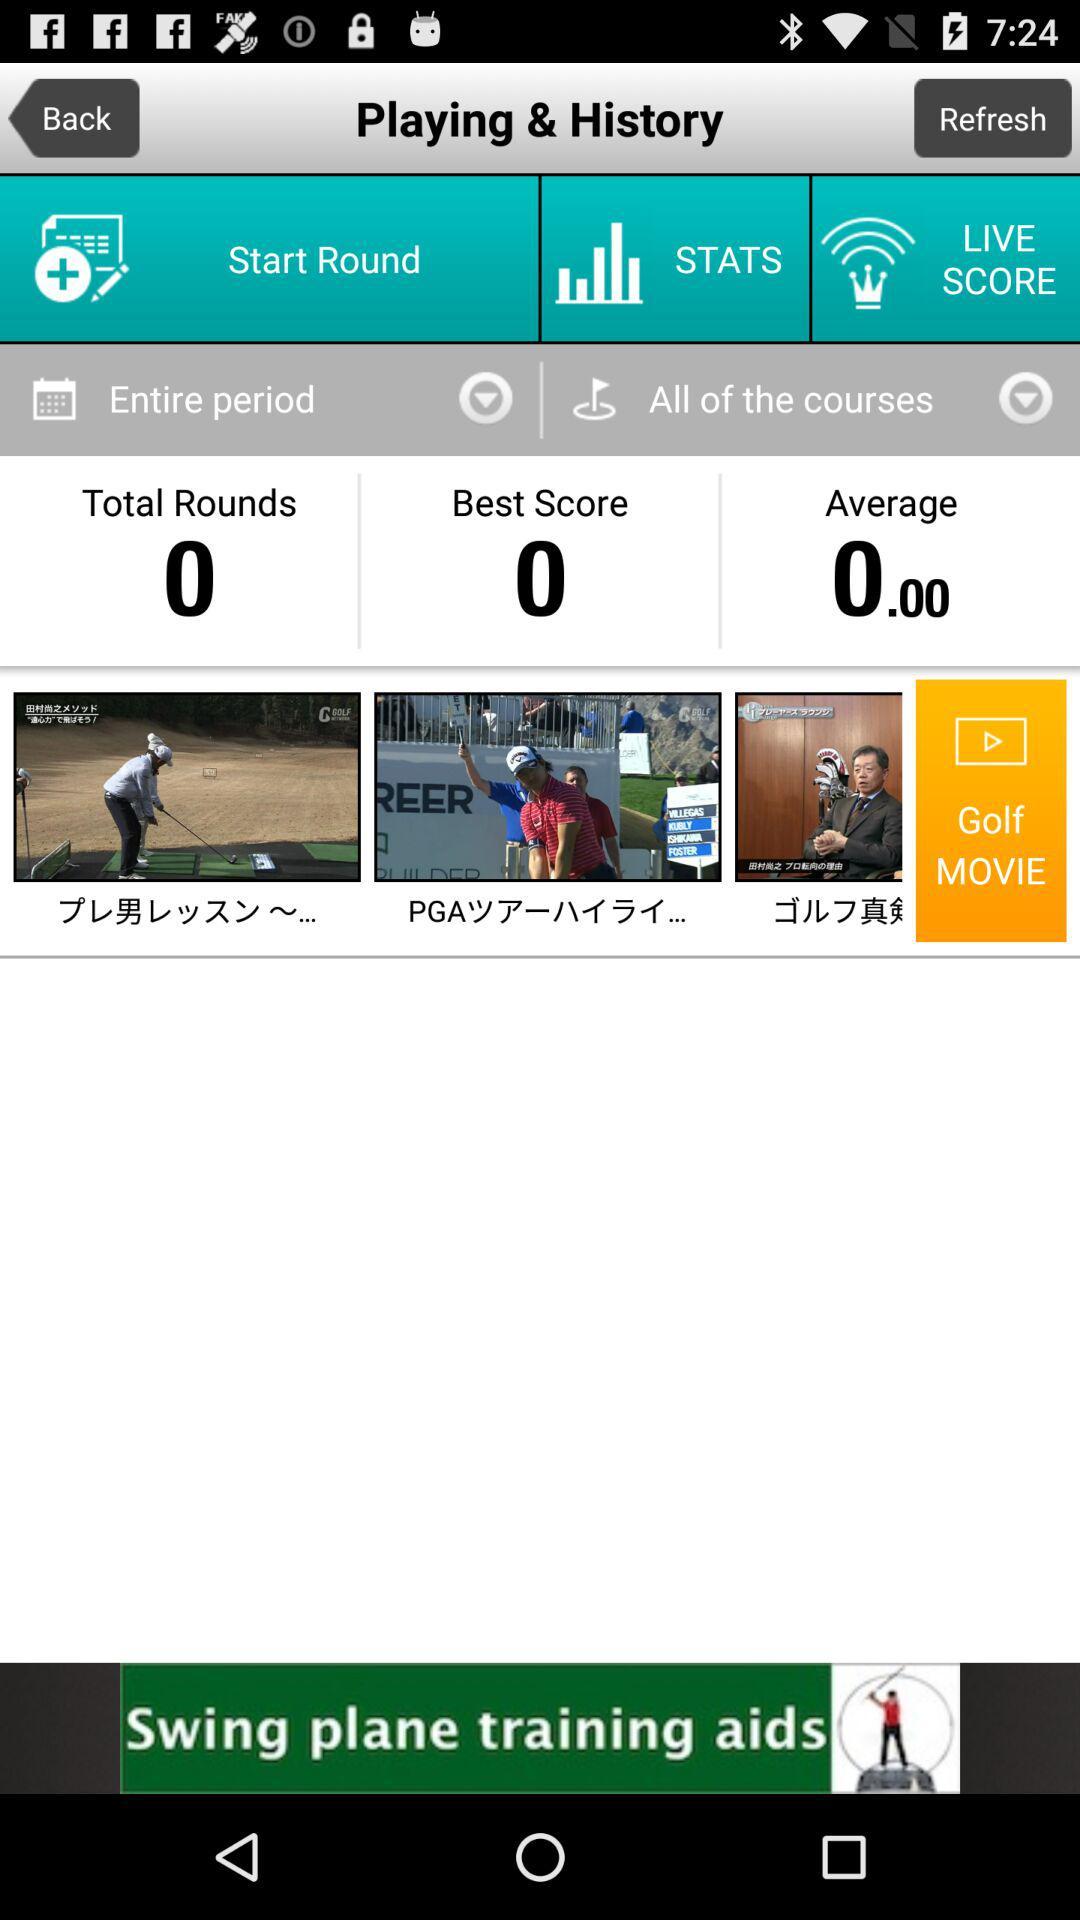 This screenshot has height=1920, width=1080. Describe the element at coordinates (547, 786) in the screenshot. I see `this video` at that location.